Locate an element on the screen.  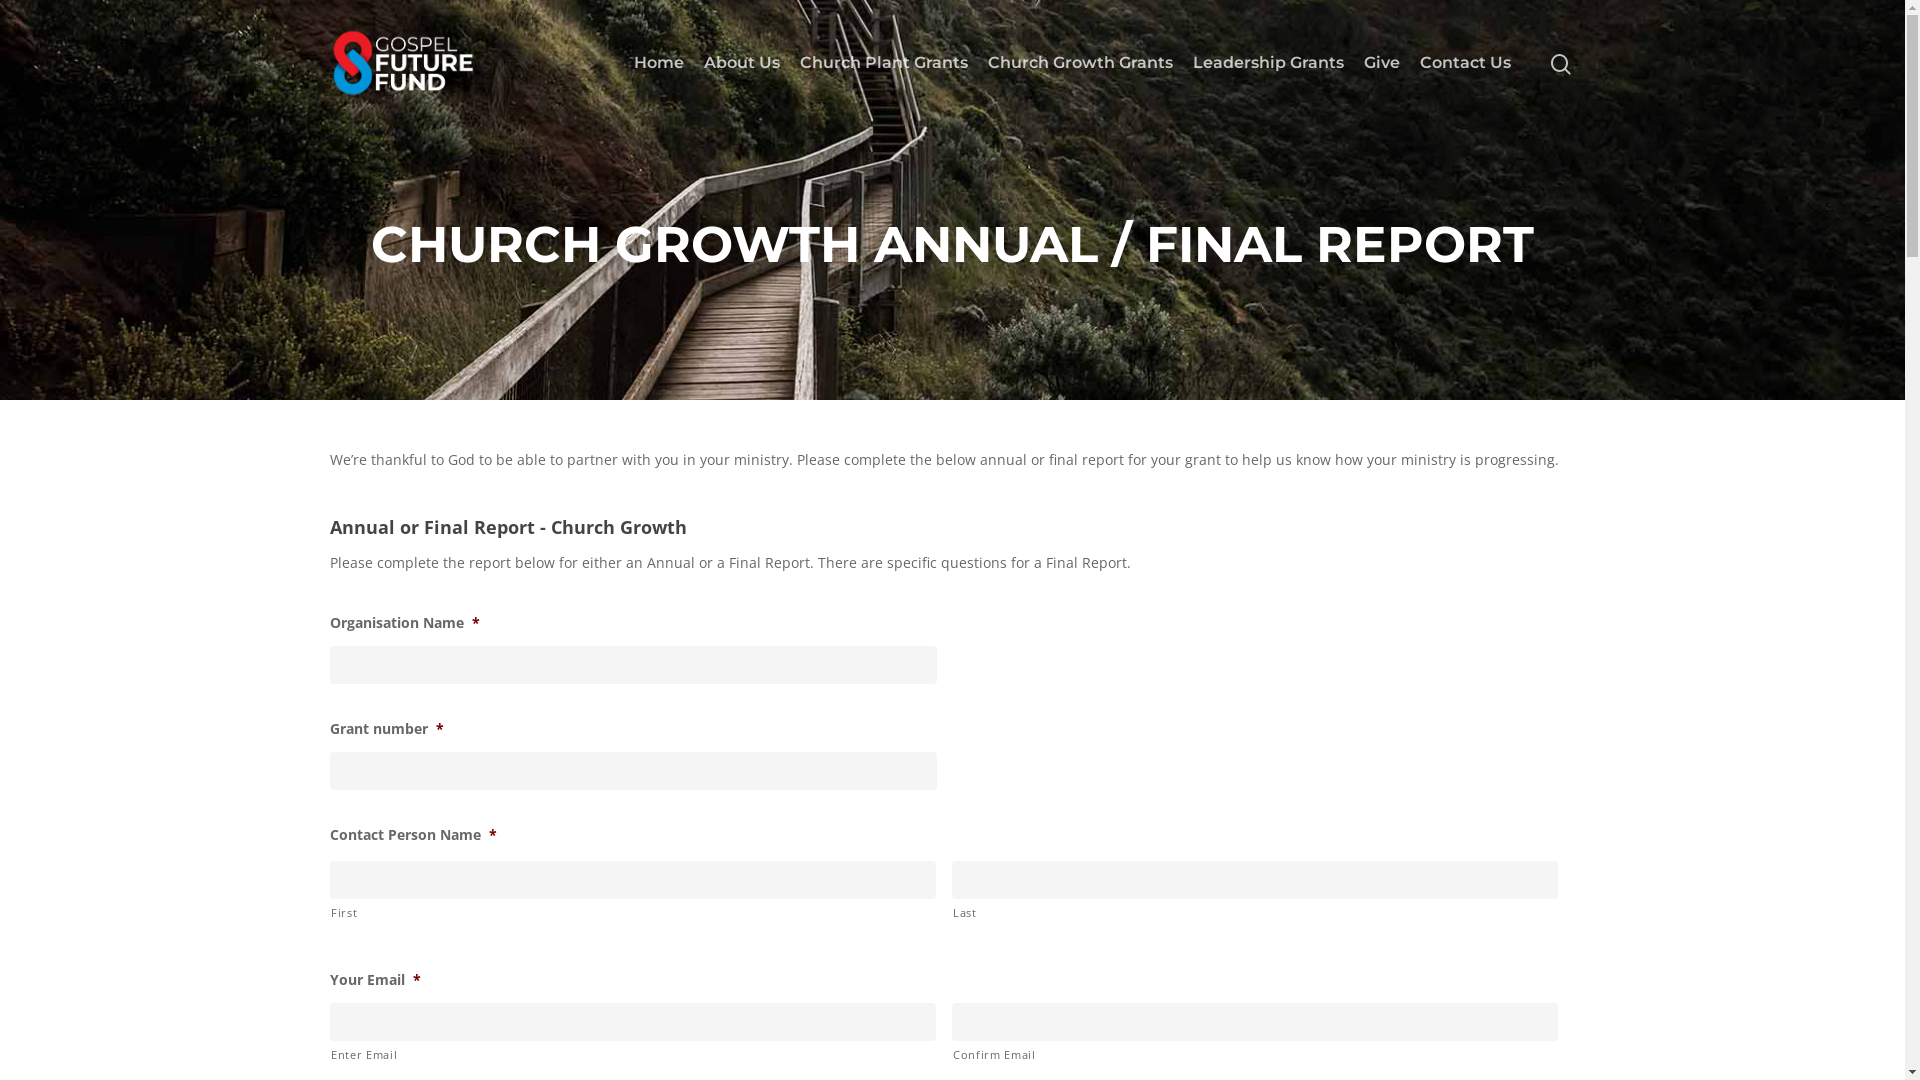
'Church Plant Grants' is located at coordinates (882, 61).